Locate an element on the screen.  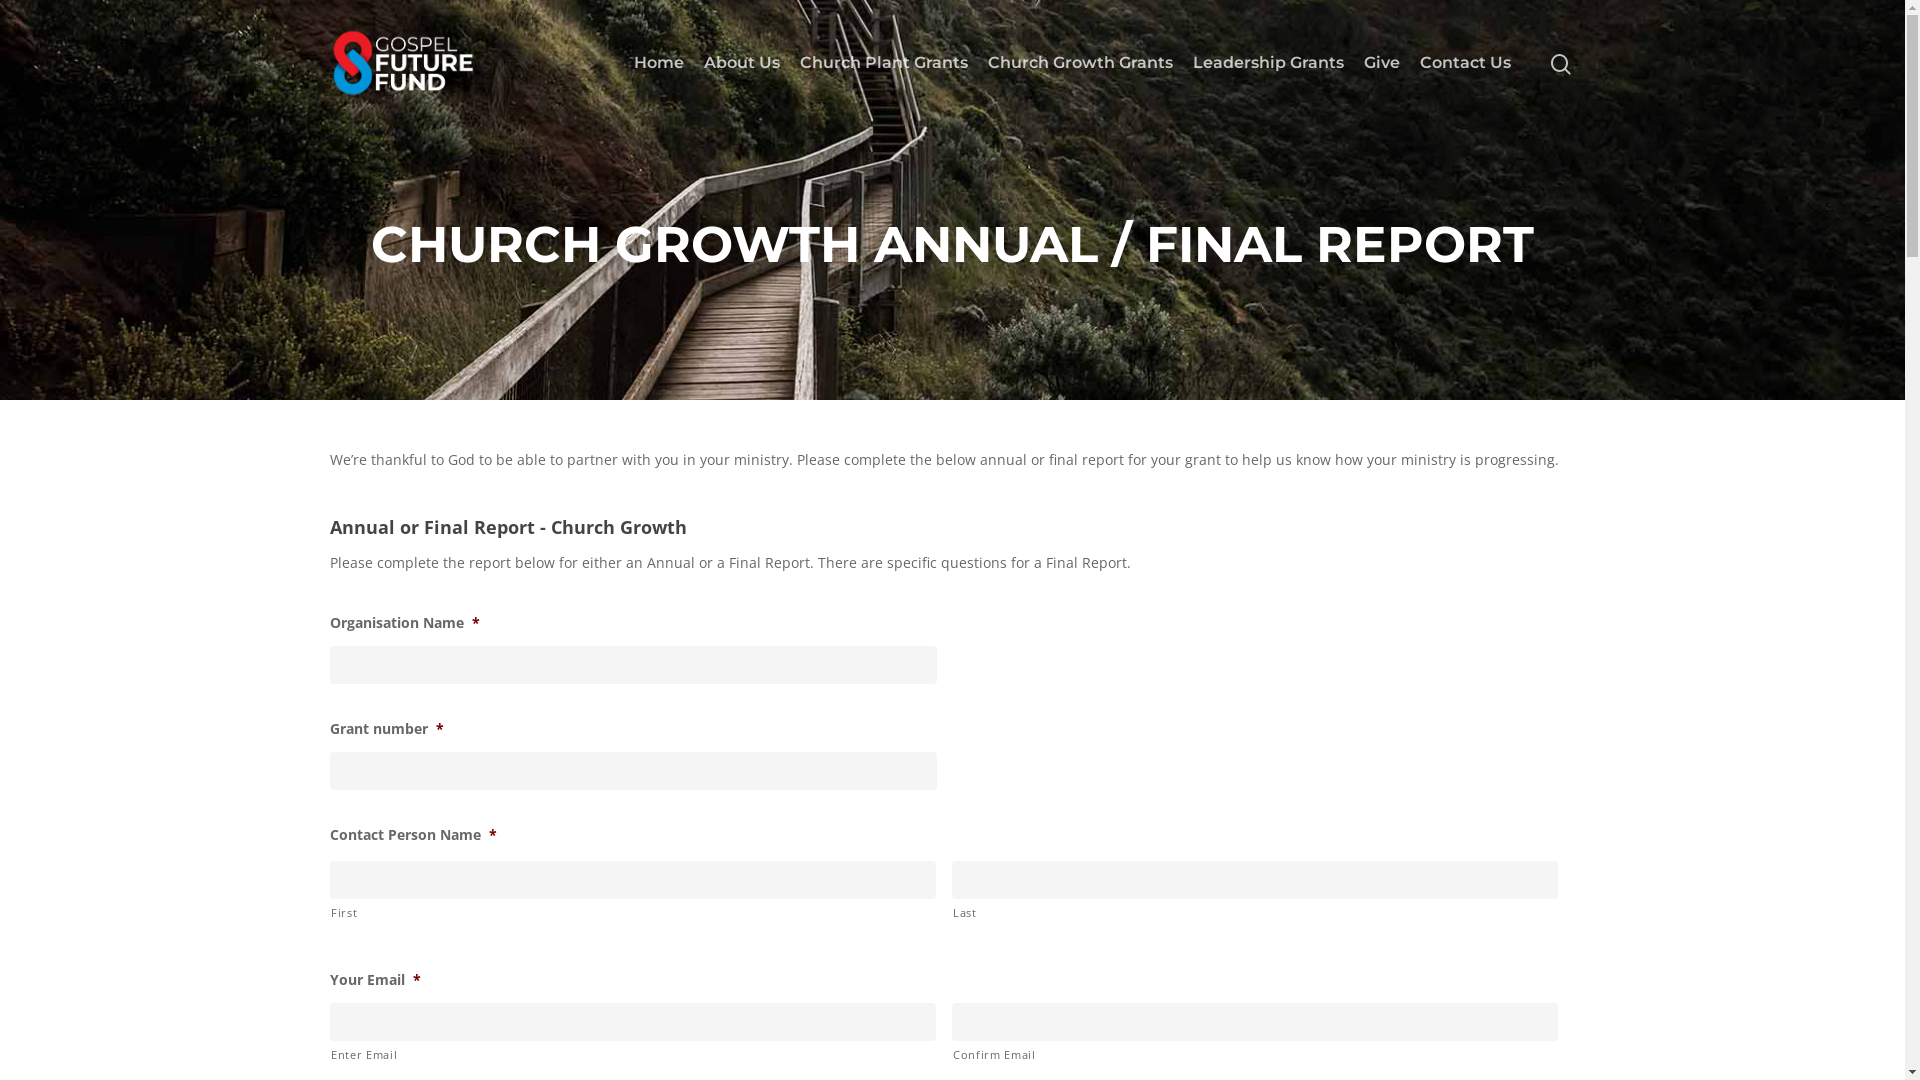
'Church Plant Grants' is located at coordinates (882, 61).